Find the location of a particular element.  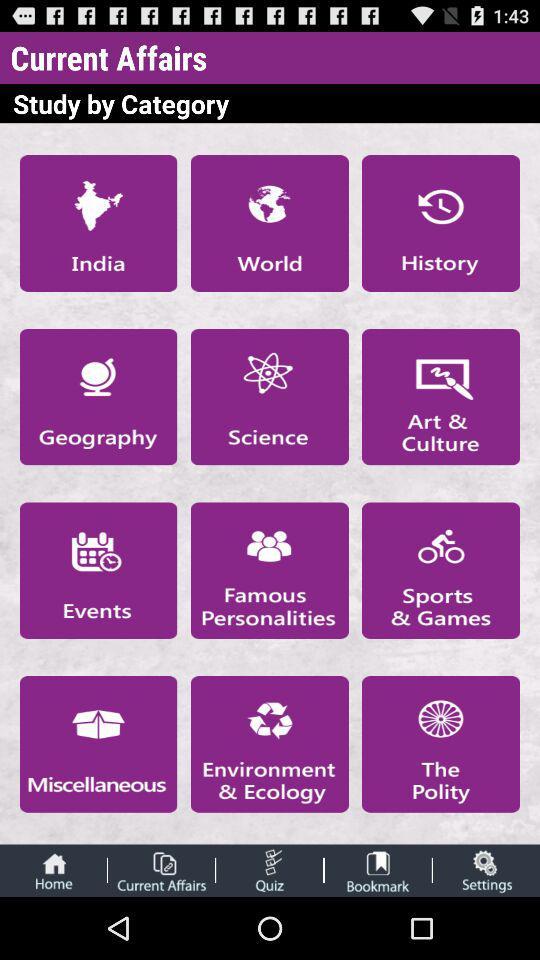

selection of the category environment and ecology is located at coordinates (269, 743).